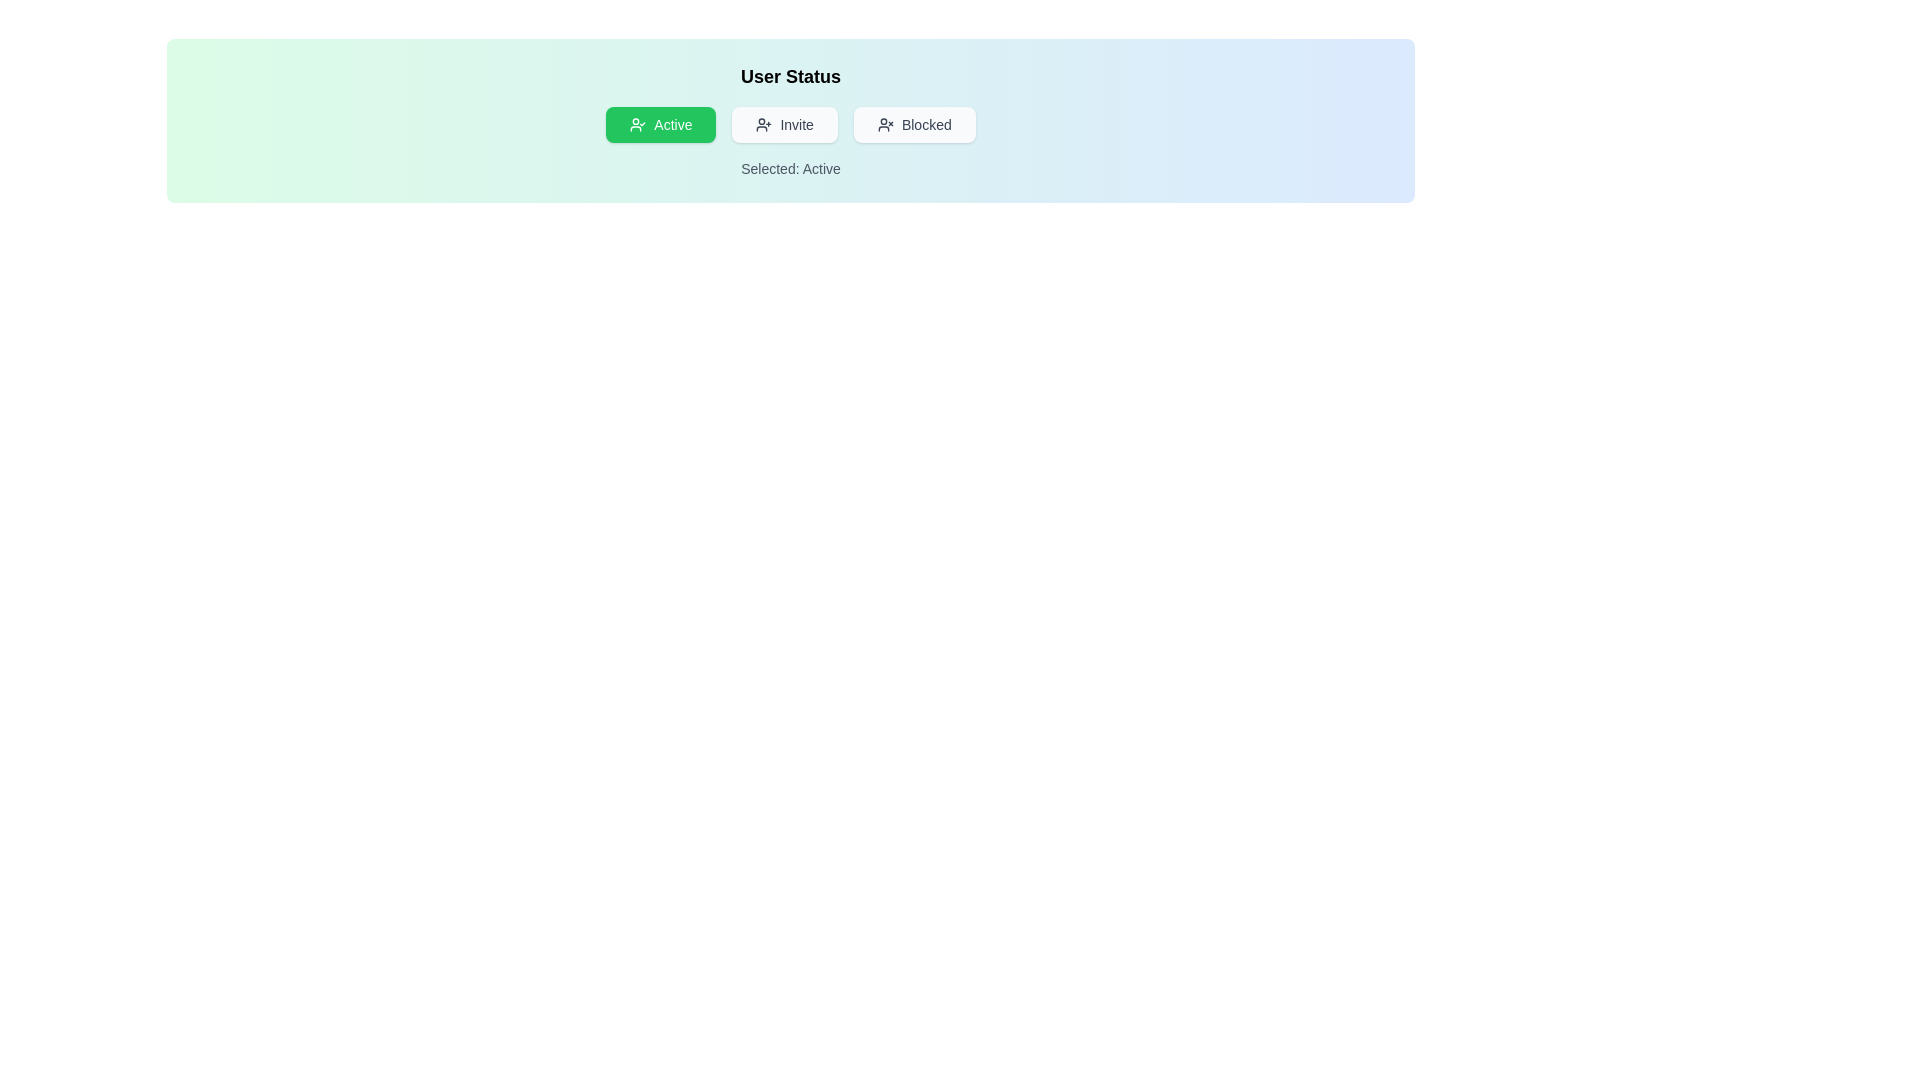 The height and width of the screenshot is (1080, 1920). Describe the element at coordinates (914, 124) in the screenshot. I see `the chip labeled Blocked to change the user status` at that location.